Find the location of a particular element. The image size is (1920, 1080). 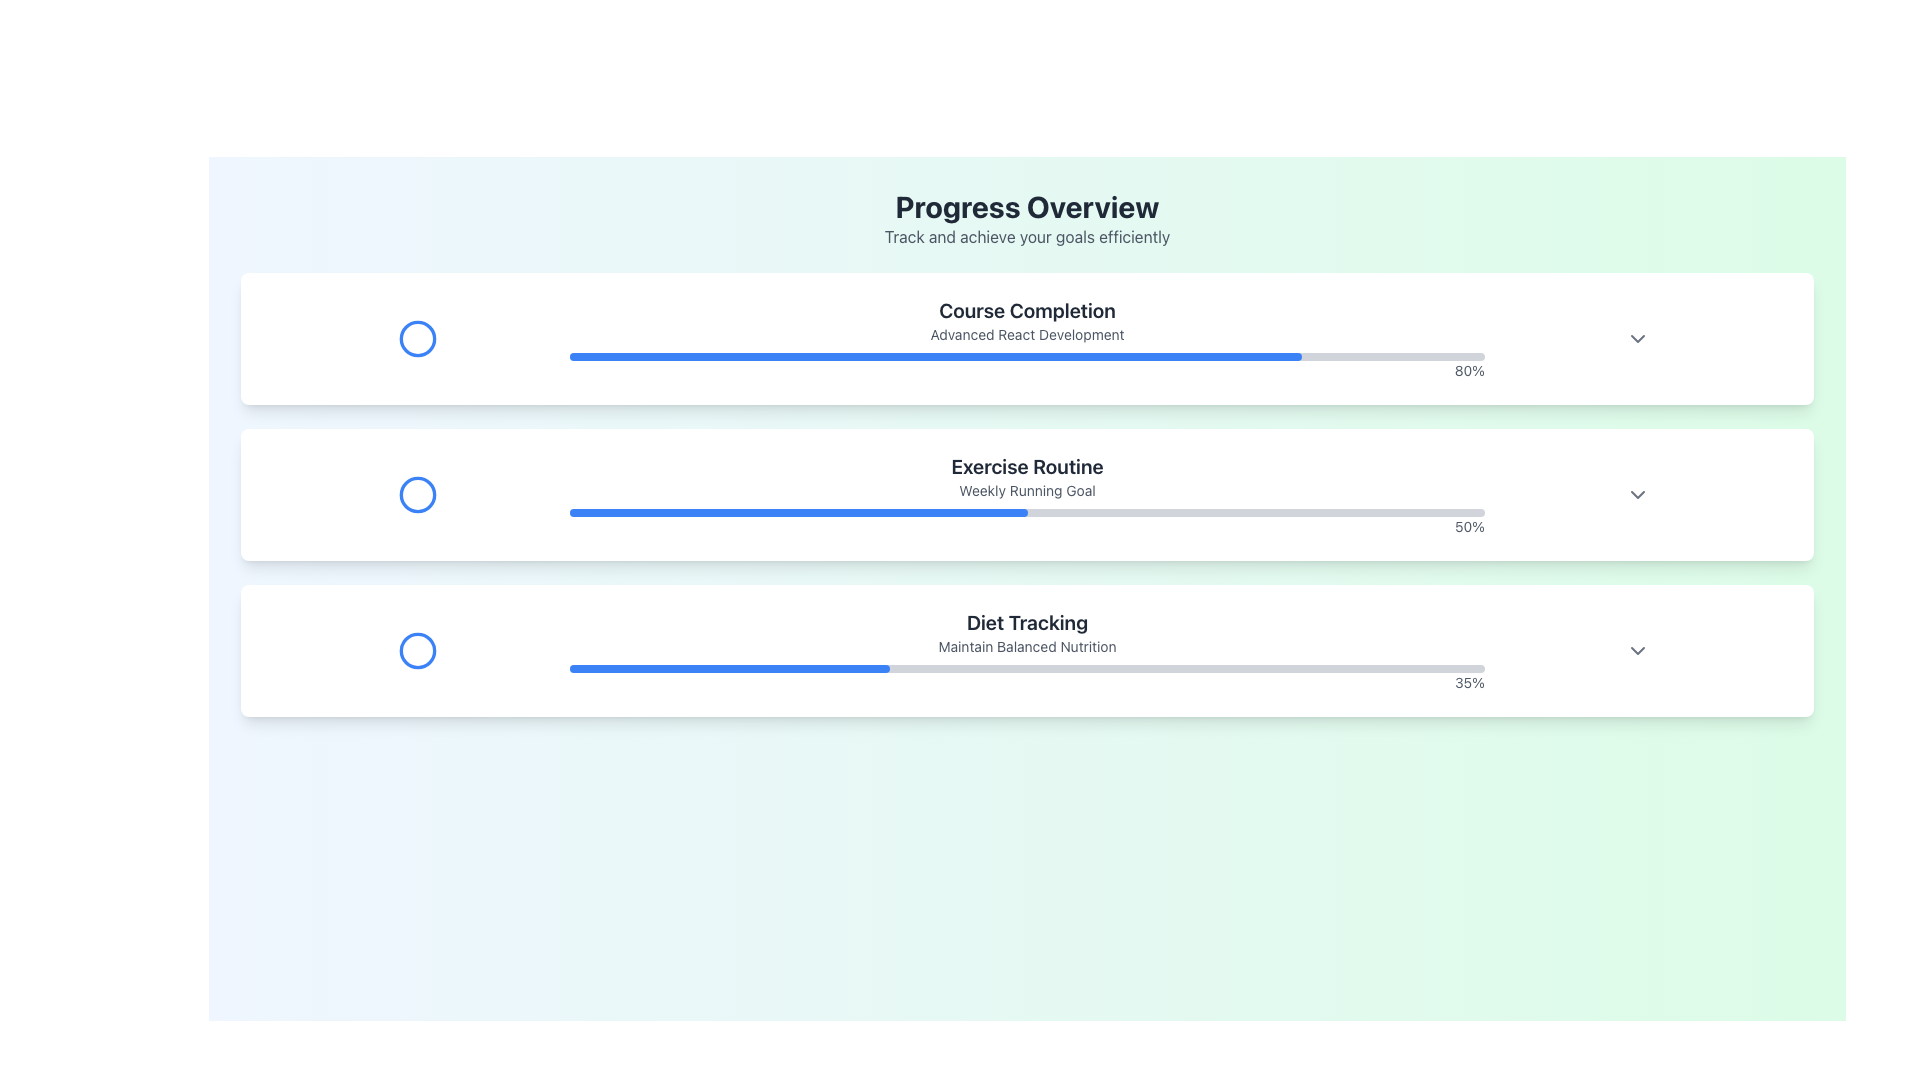

the text block containing the title and subtitle that introduces the content below, positioned at the top-center of the page is located at coordinates (1027, 219).